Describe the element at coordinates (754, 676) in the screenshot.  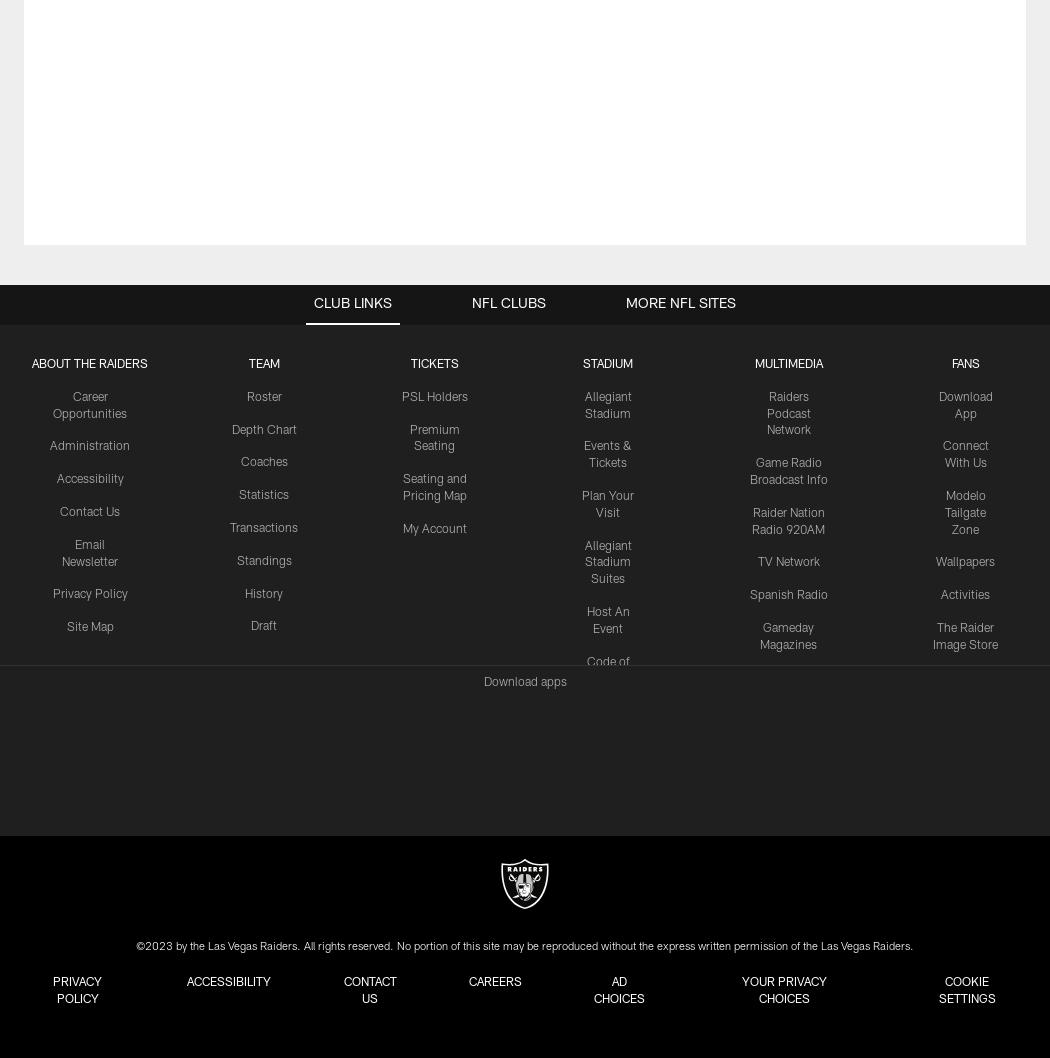
I see `'Media Guide'` at that location.